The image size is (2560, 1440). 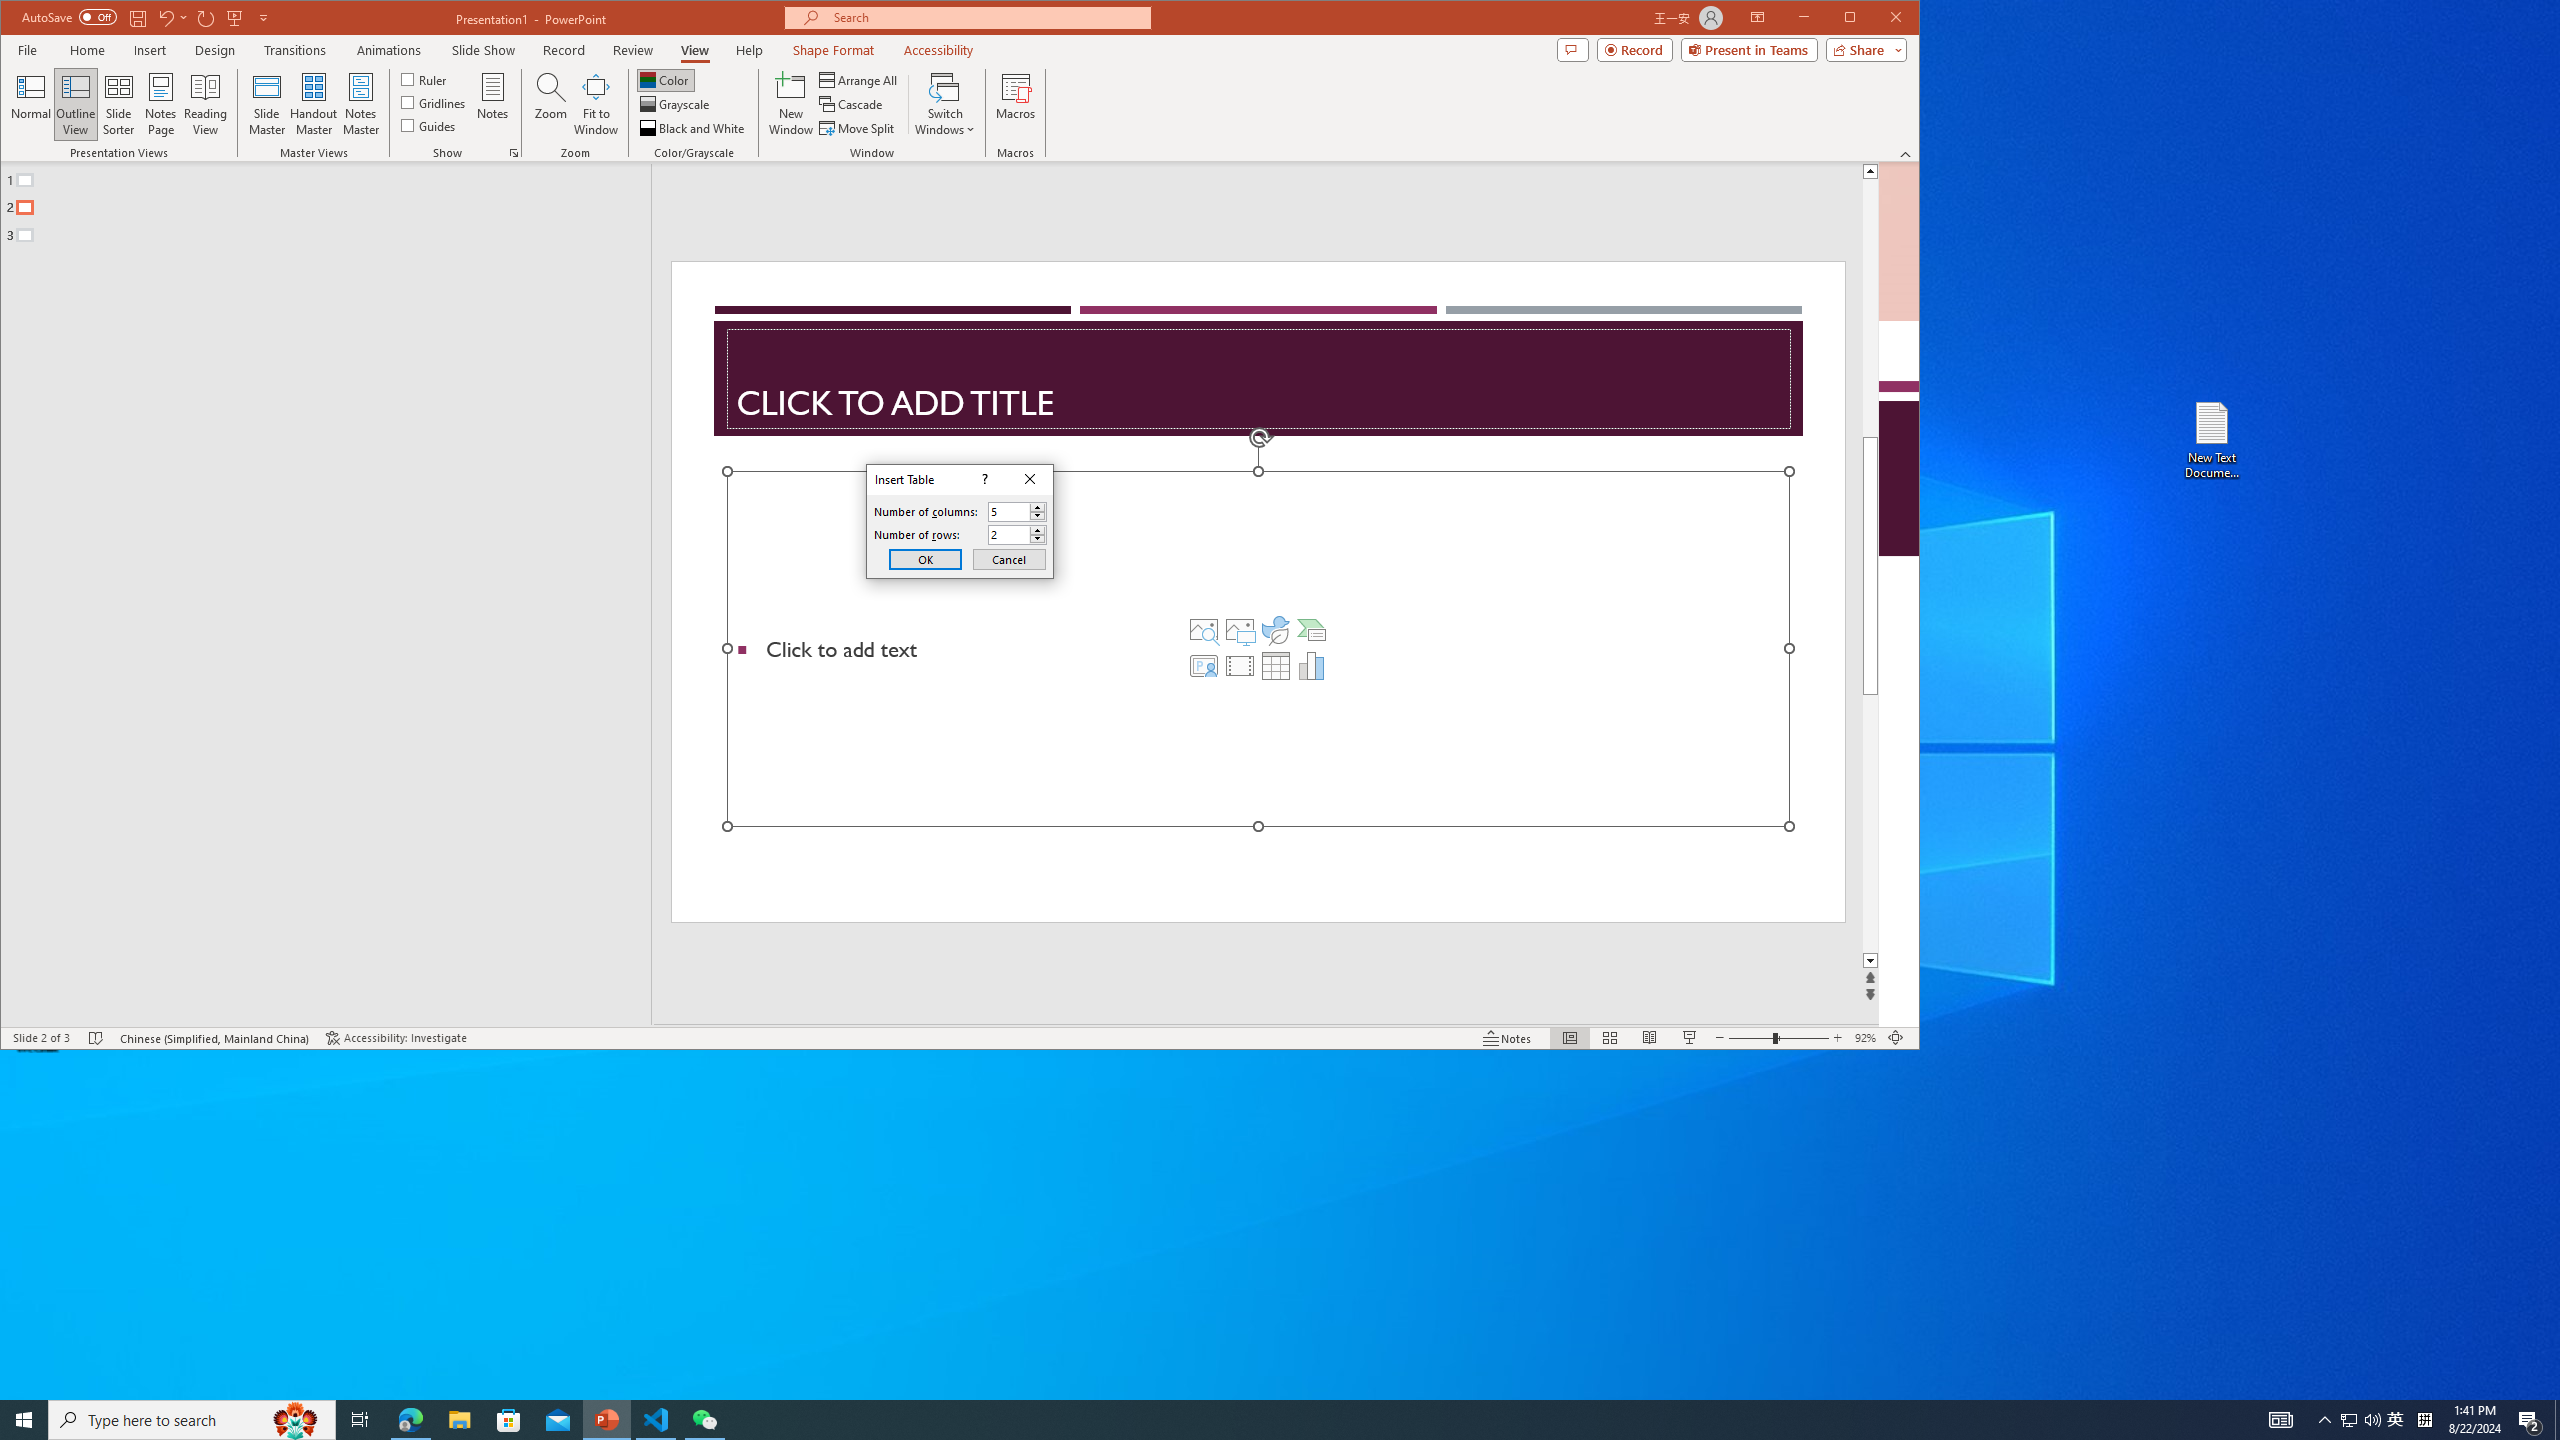 I want to click on 'Gridlines', so click(x=432, y=102).